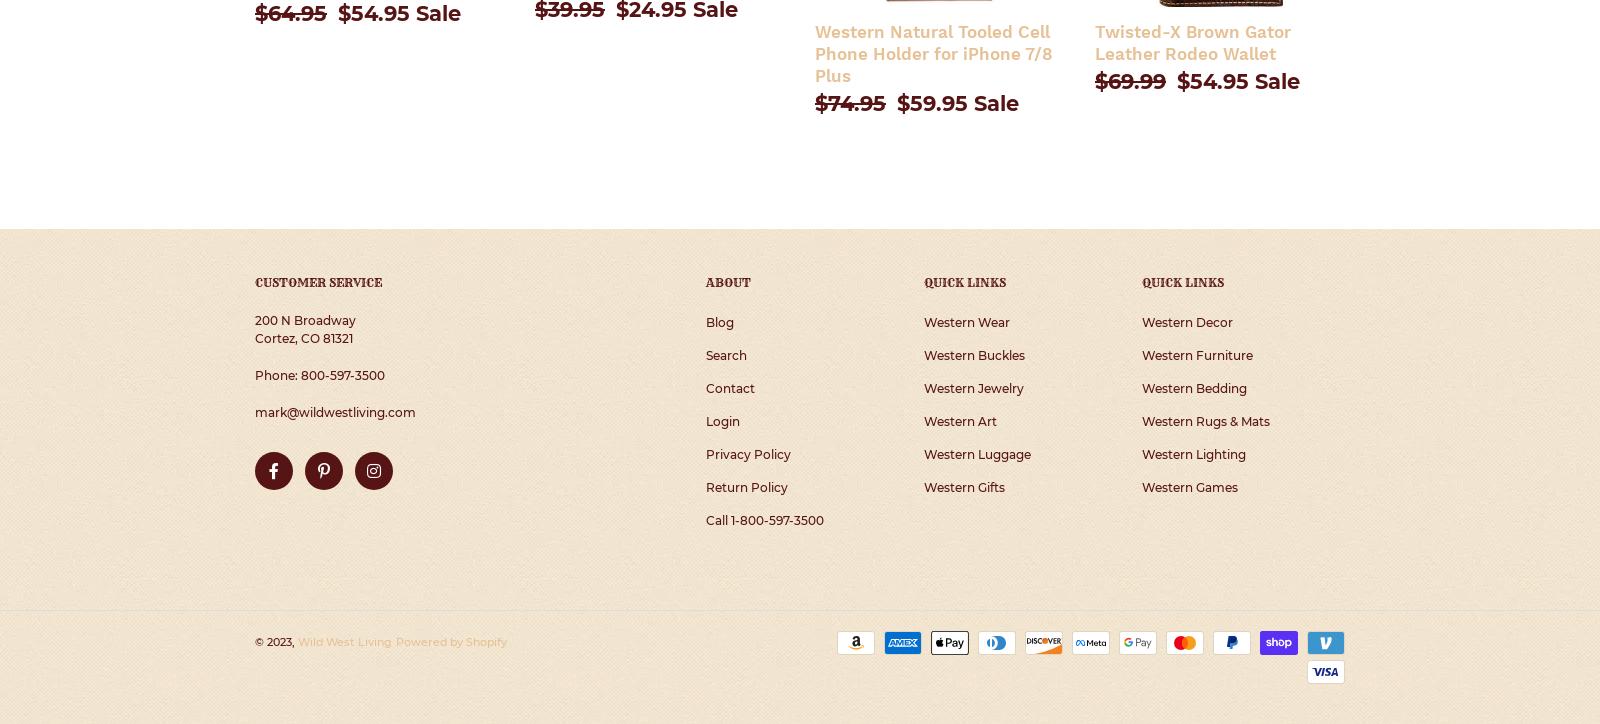  What do you see at coordinates (1194, 387) in the screenshot?
I see `'Western Bedding'` at bounding box center [1194, 387].